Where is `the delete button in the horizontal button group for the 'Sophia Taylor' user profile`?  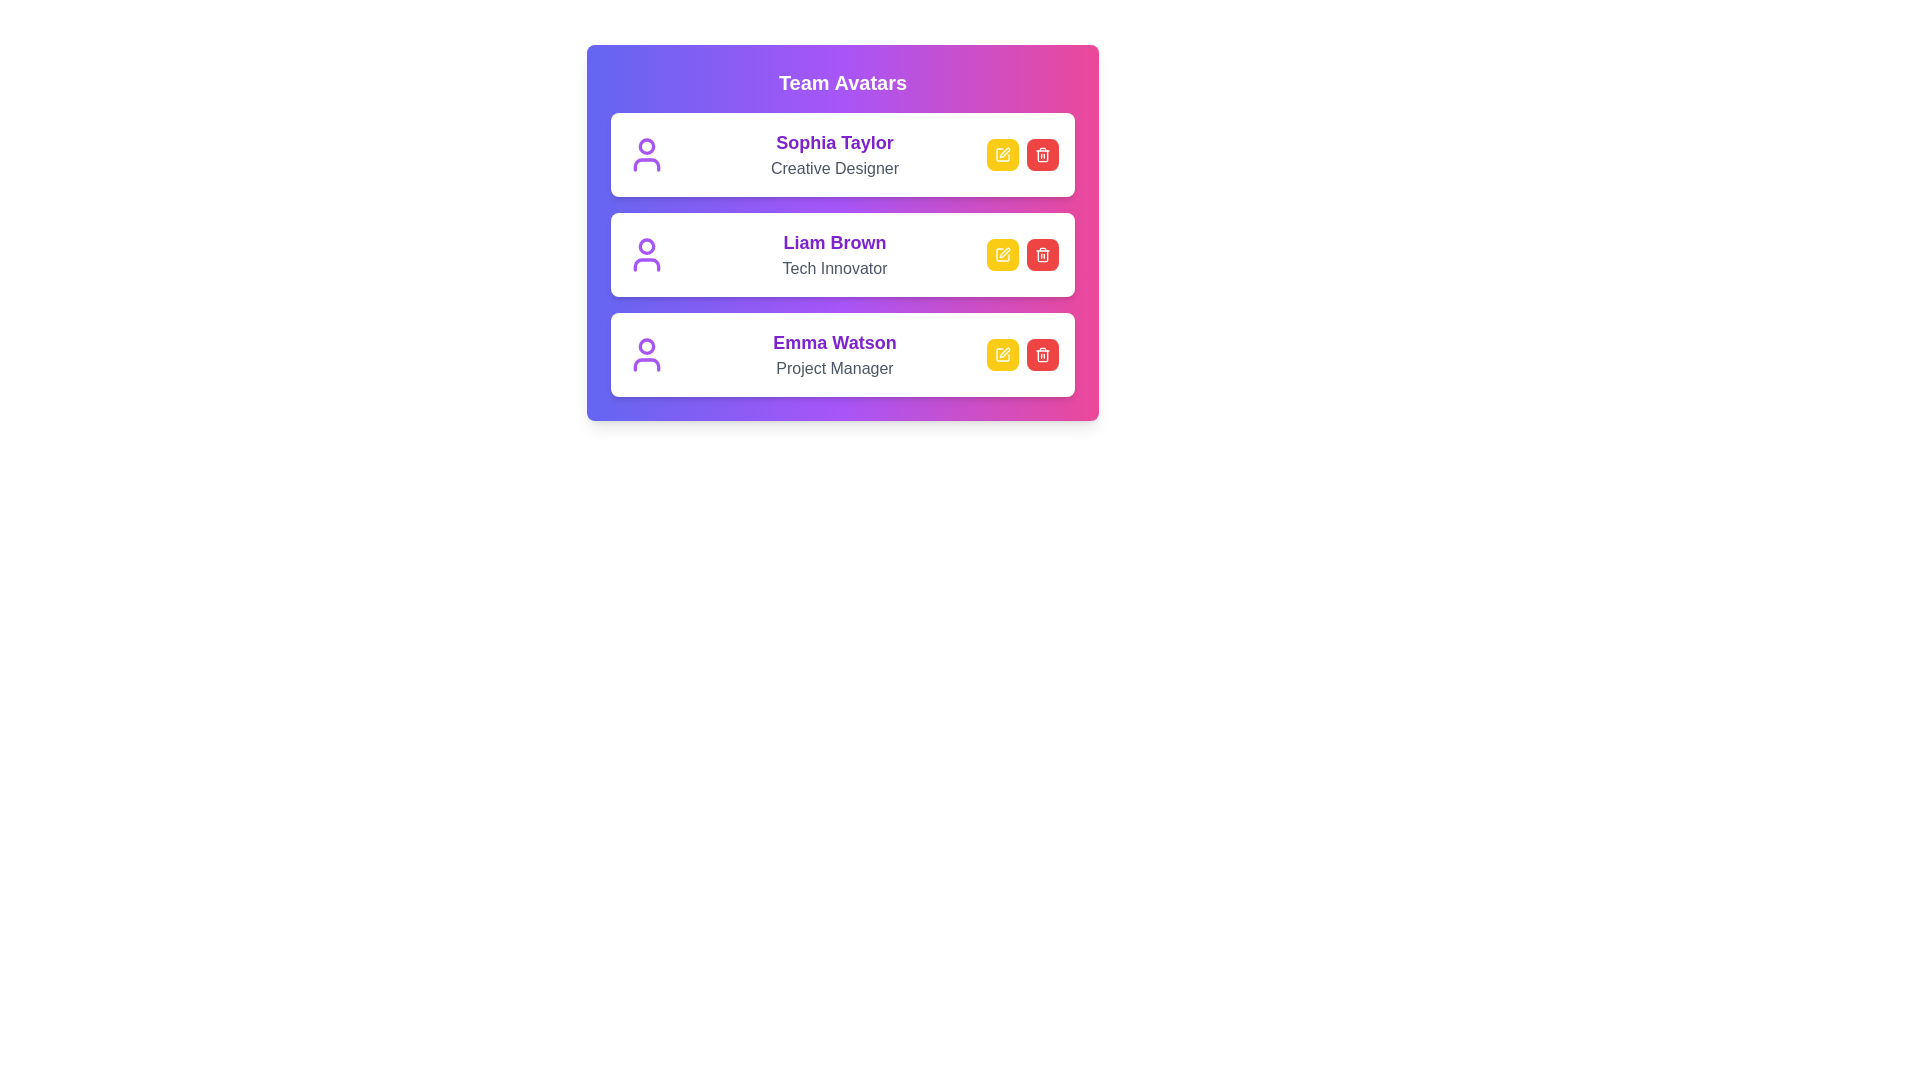 the delete button in the horizontal button group for the 'Sophia Taylor' user profile is located at coordinates (1022, 153).